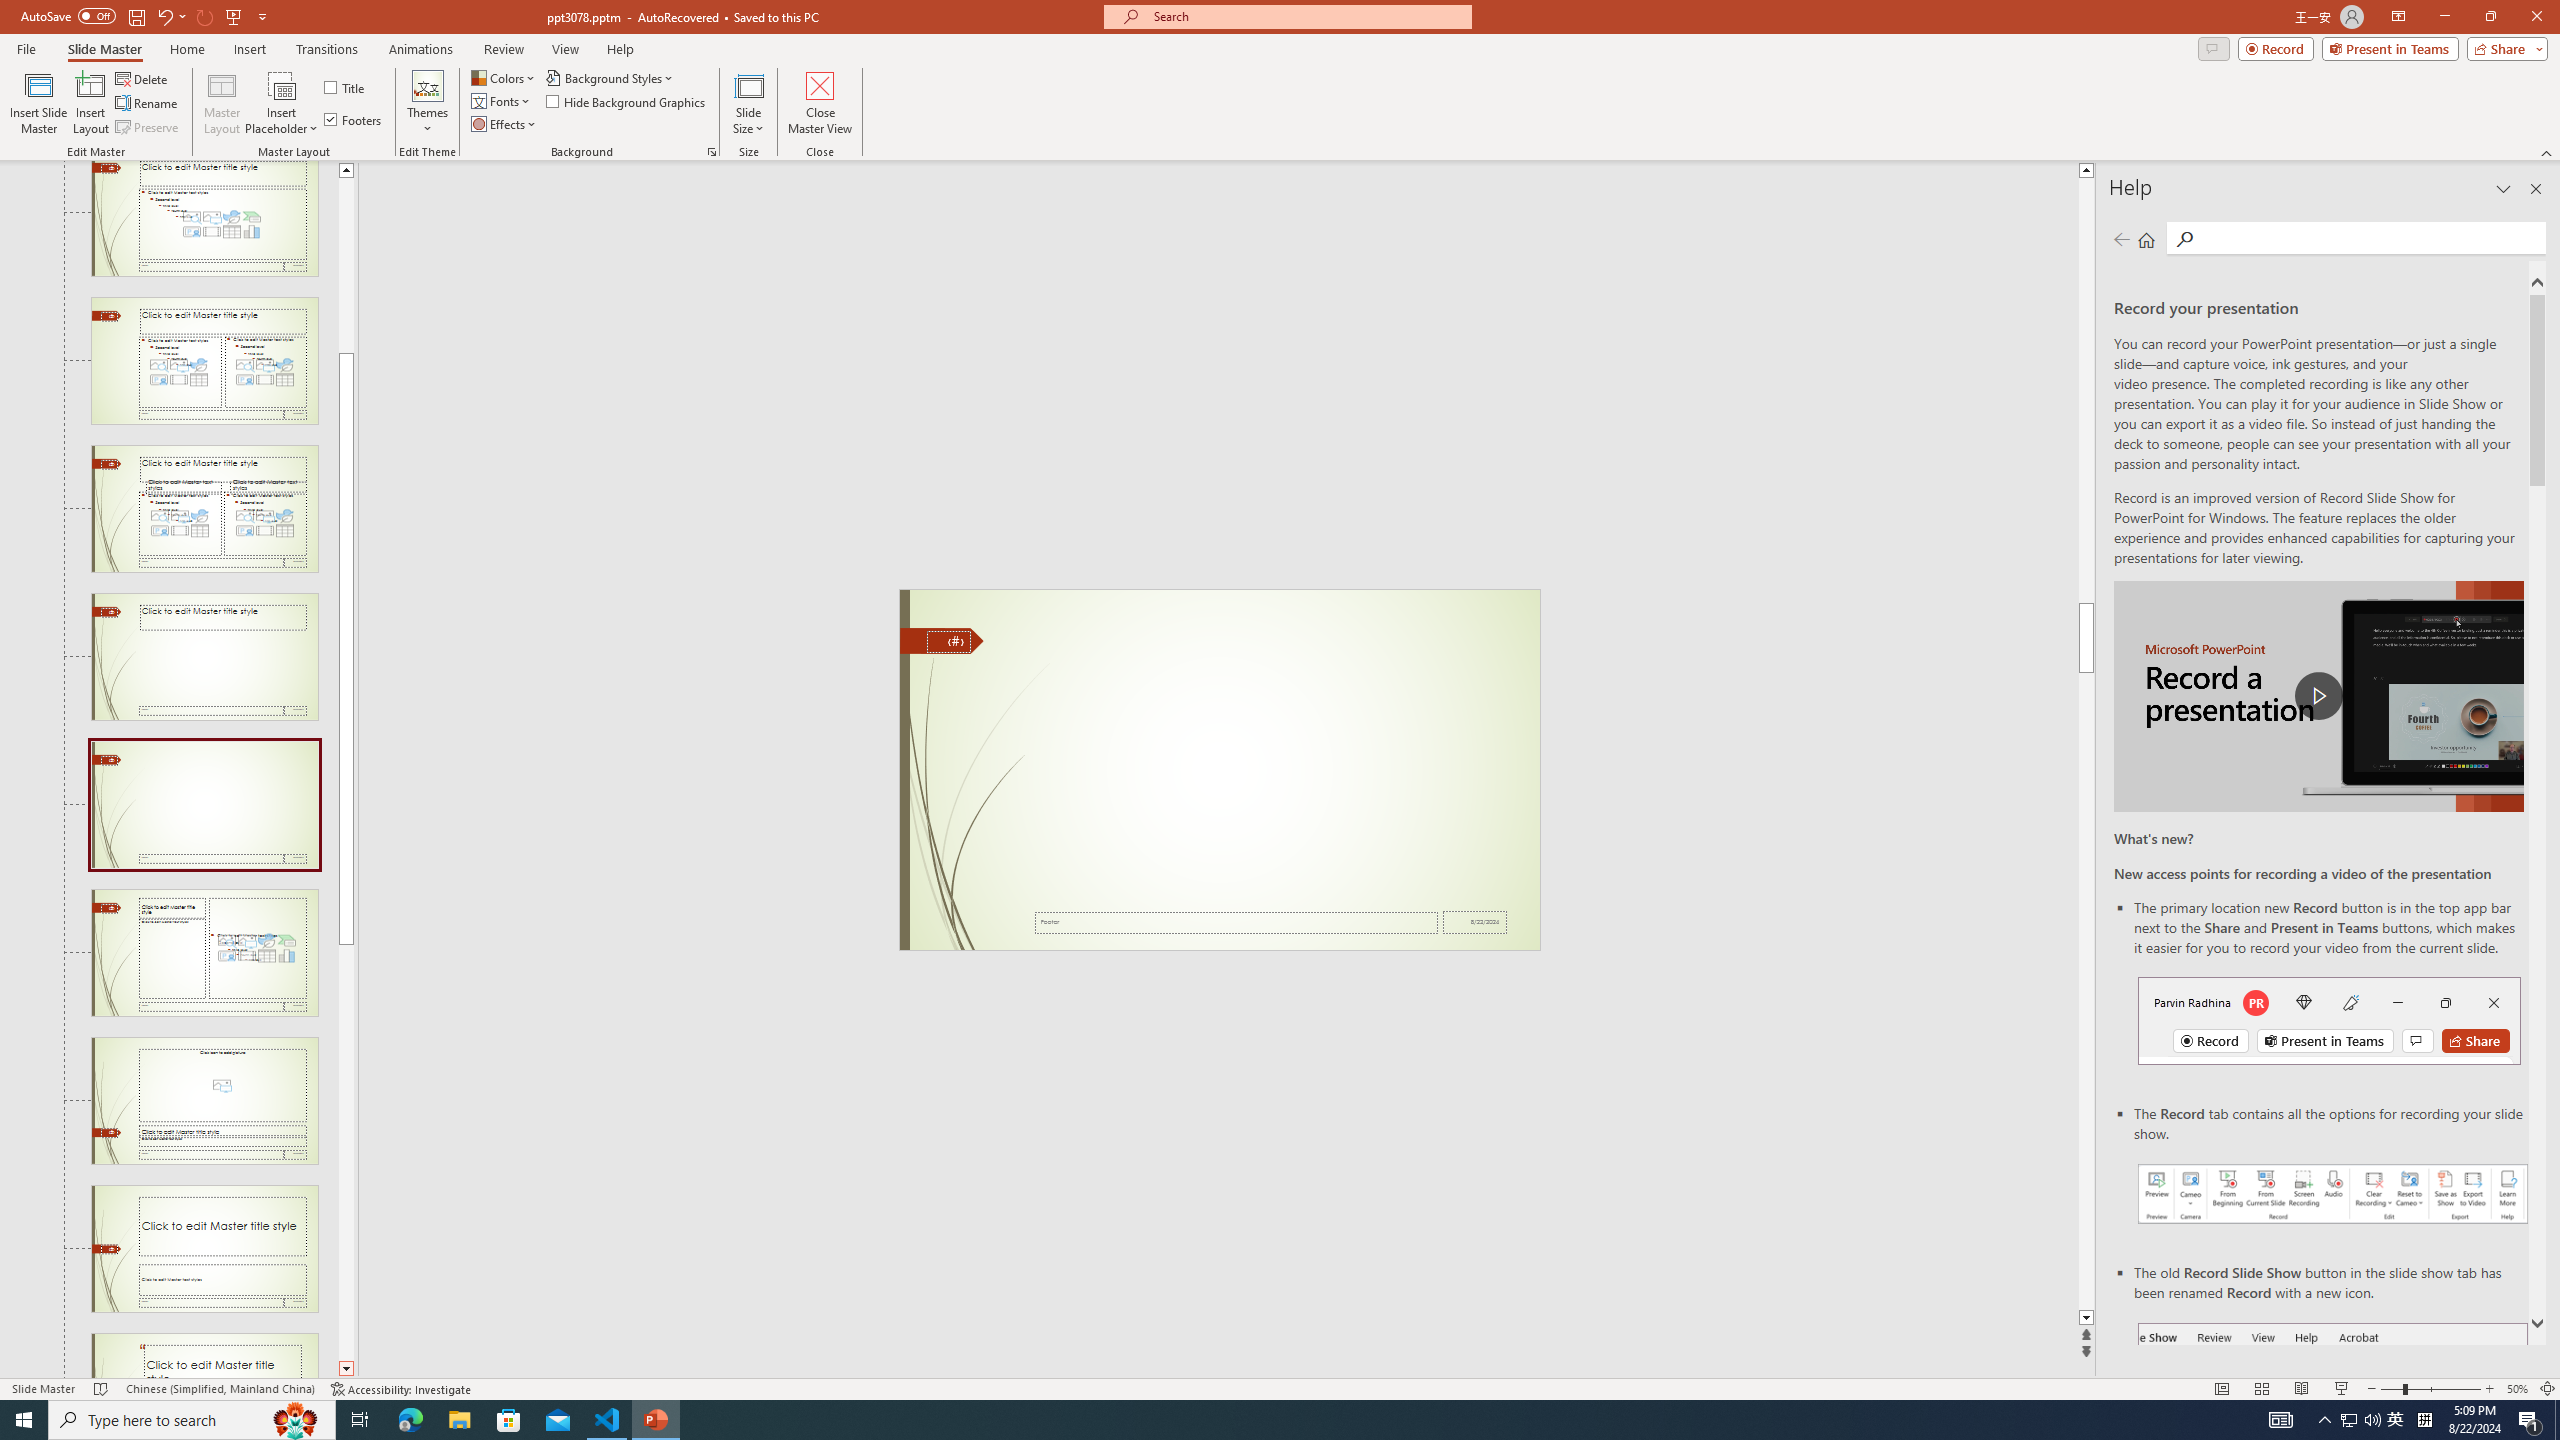 This screenshot has height=1440, width=2560. I want to click on 'Slide Two Content Layout: used by no slides', so click(203, 360).